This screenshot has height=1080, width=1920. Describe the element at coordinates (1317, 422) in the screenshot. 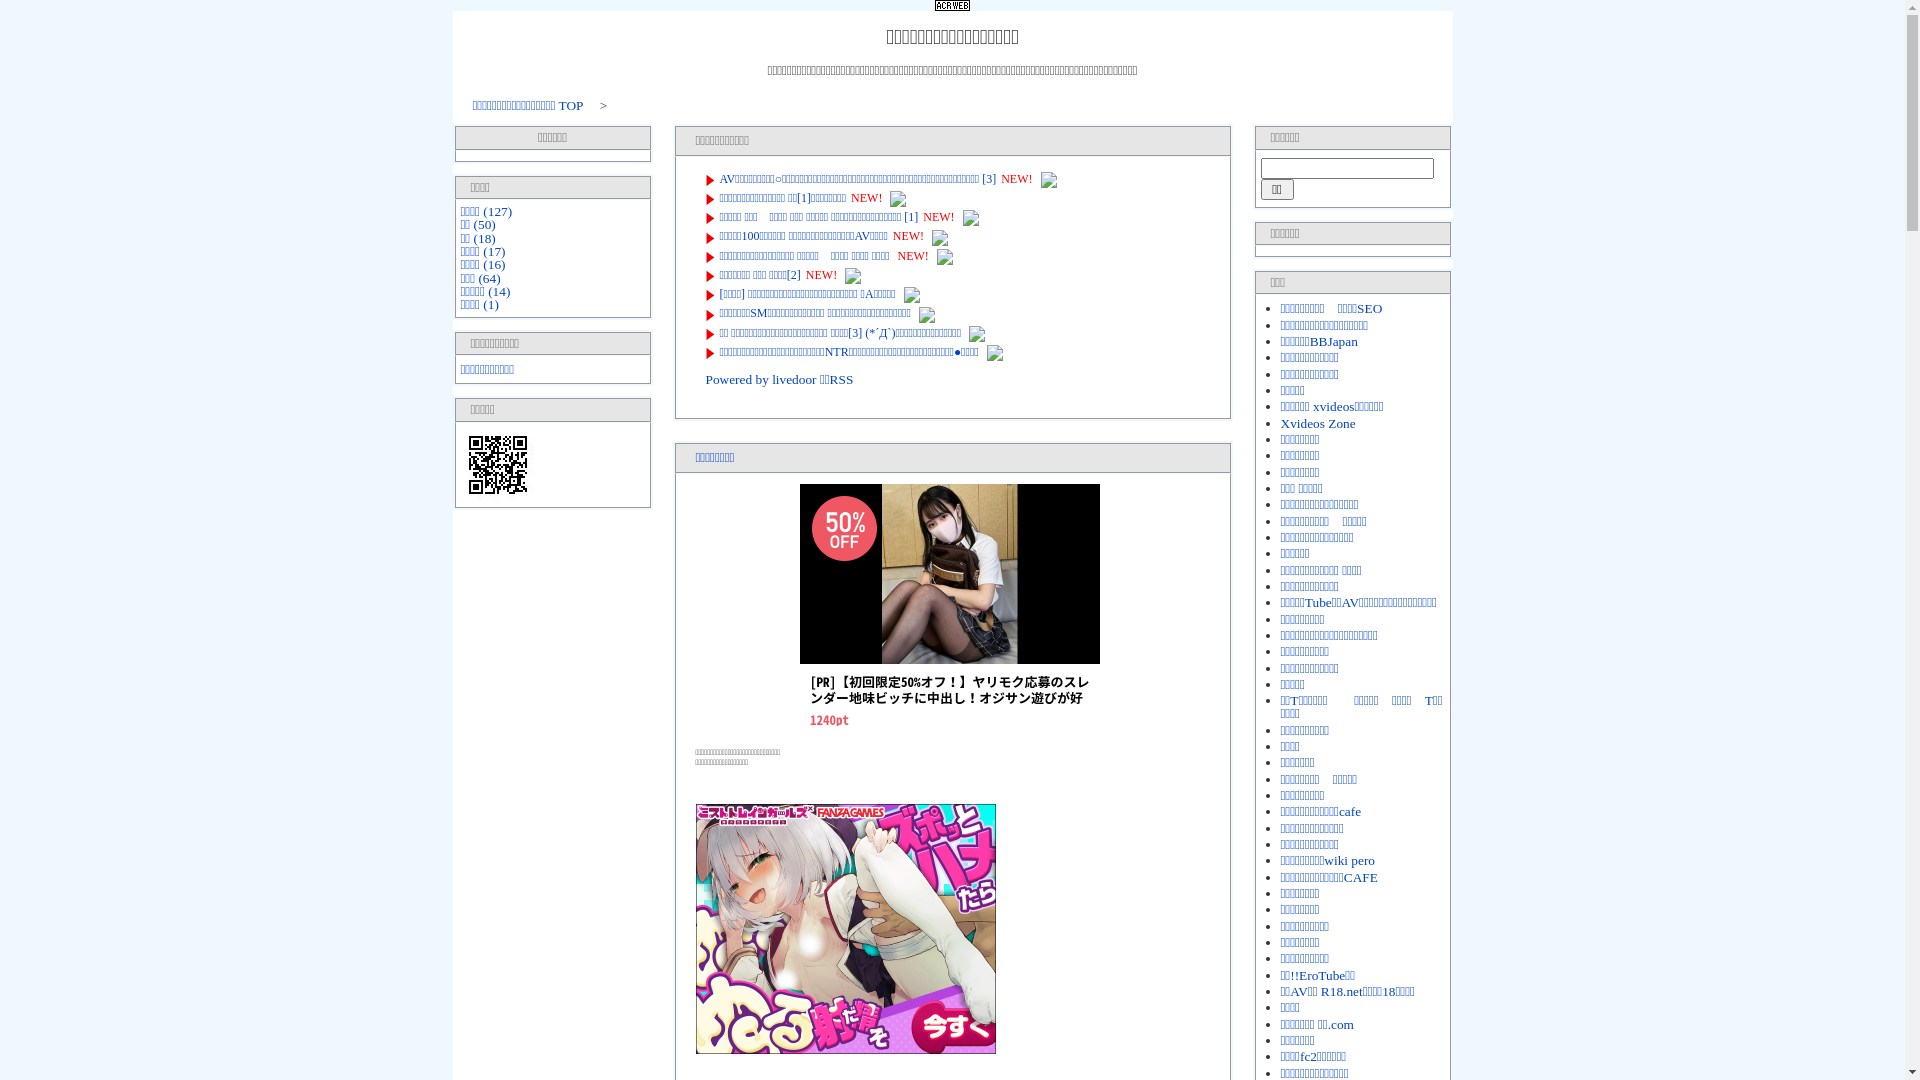

I see `'Xvideos Zone'` at that location.